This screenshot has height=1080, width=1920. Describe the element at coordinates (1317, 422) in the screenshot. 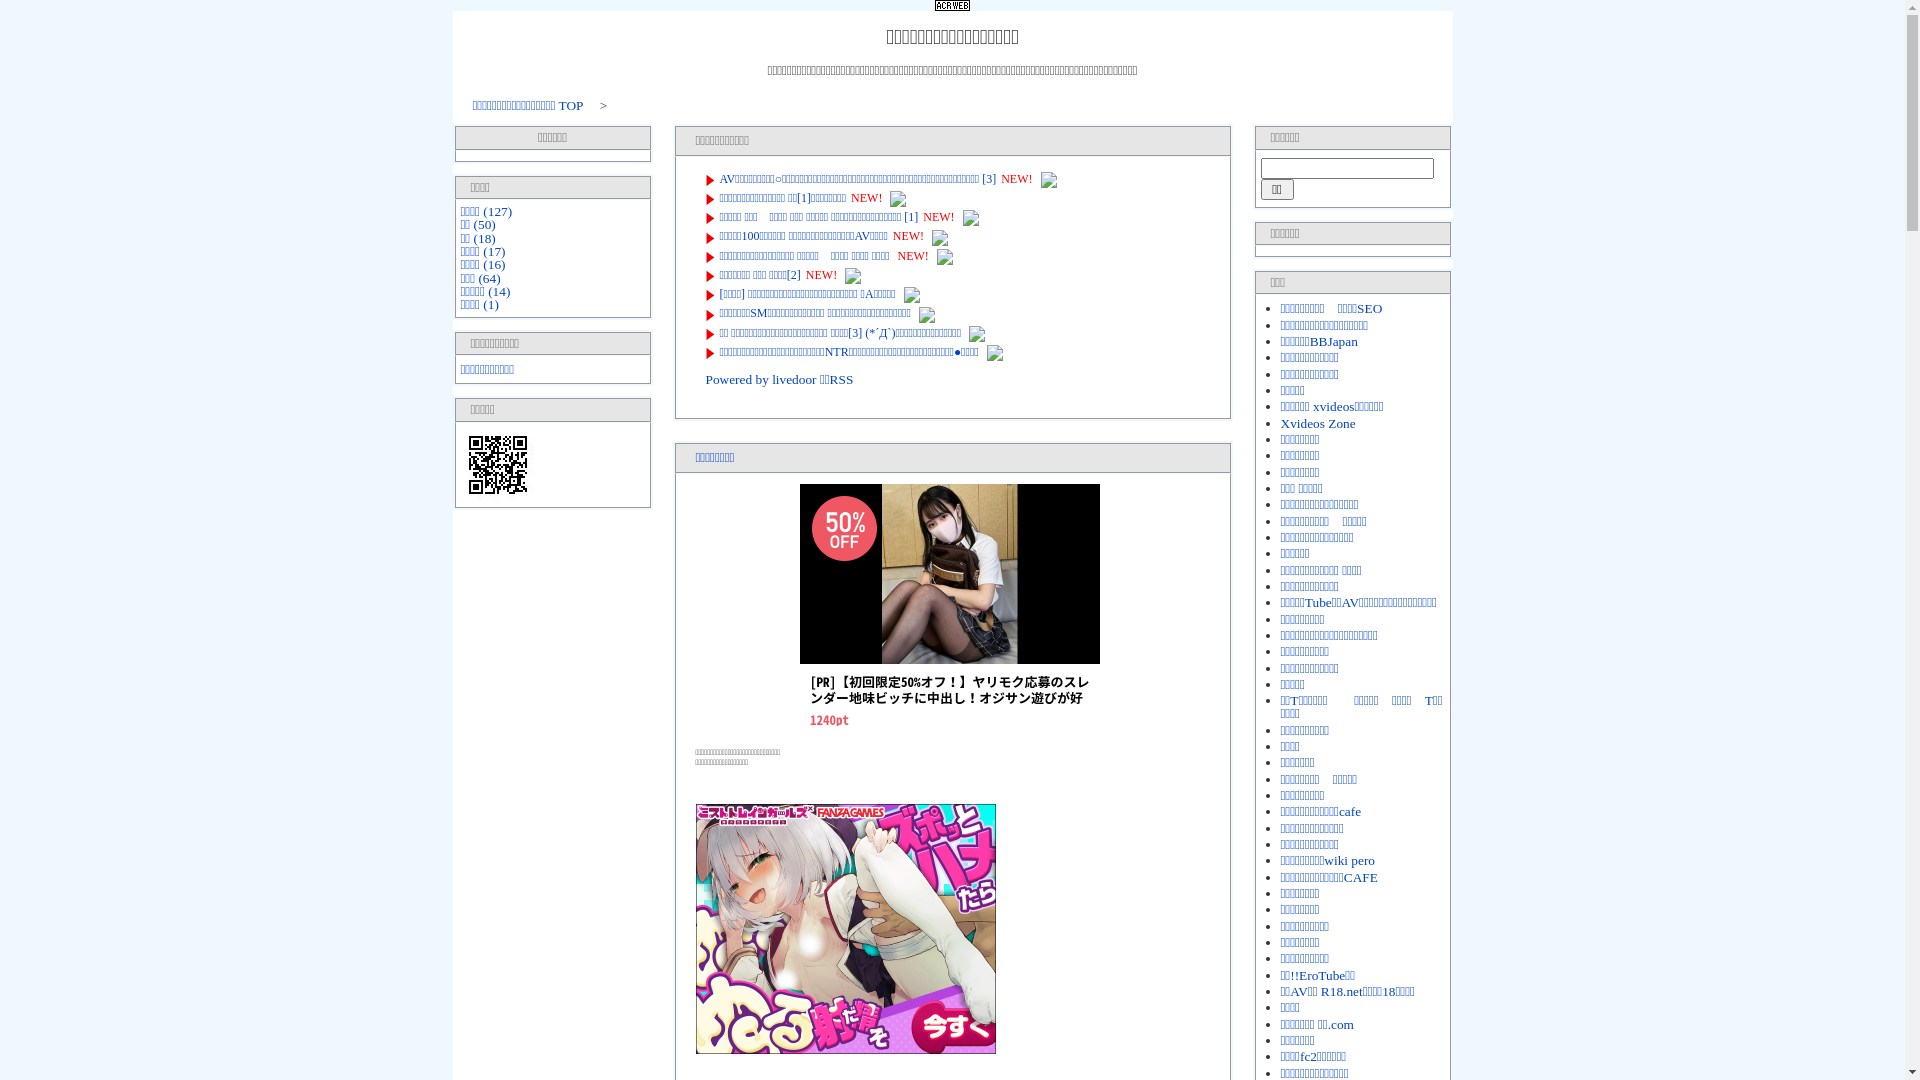

I see `'Xvideos Zone'` at that location.